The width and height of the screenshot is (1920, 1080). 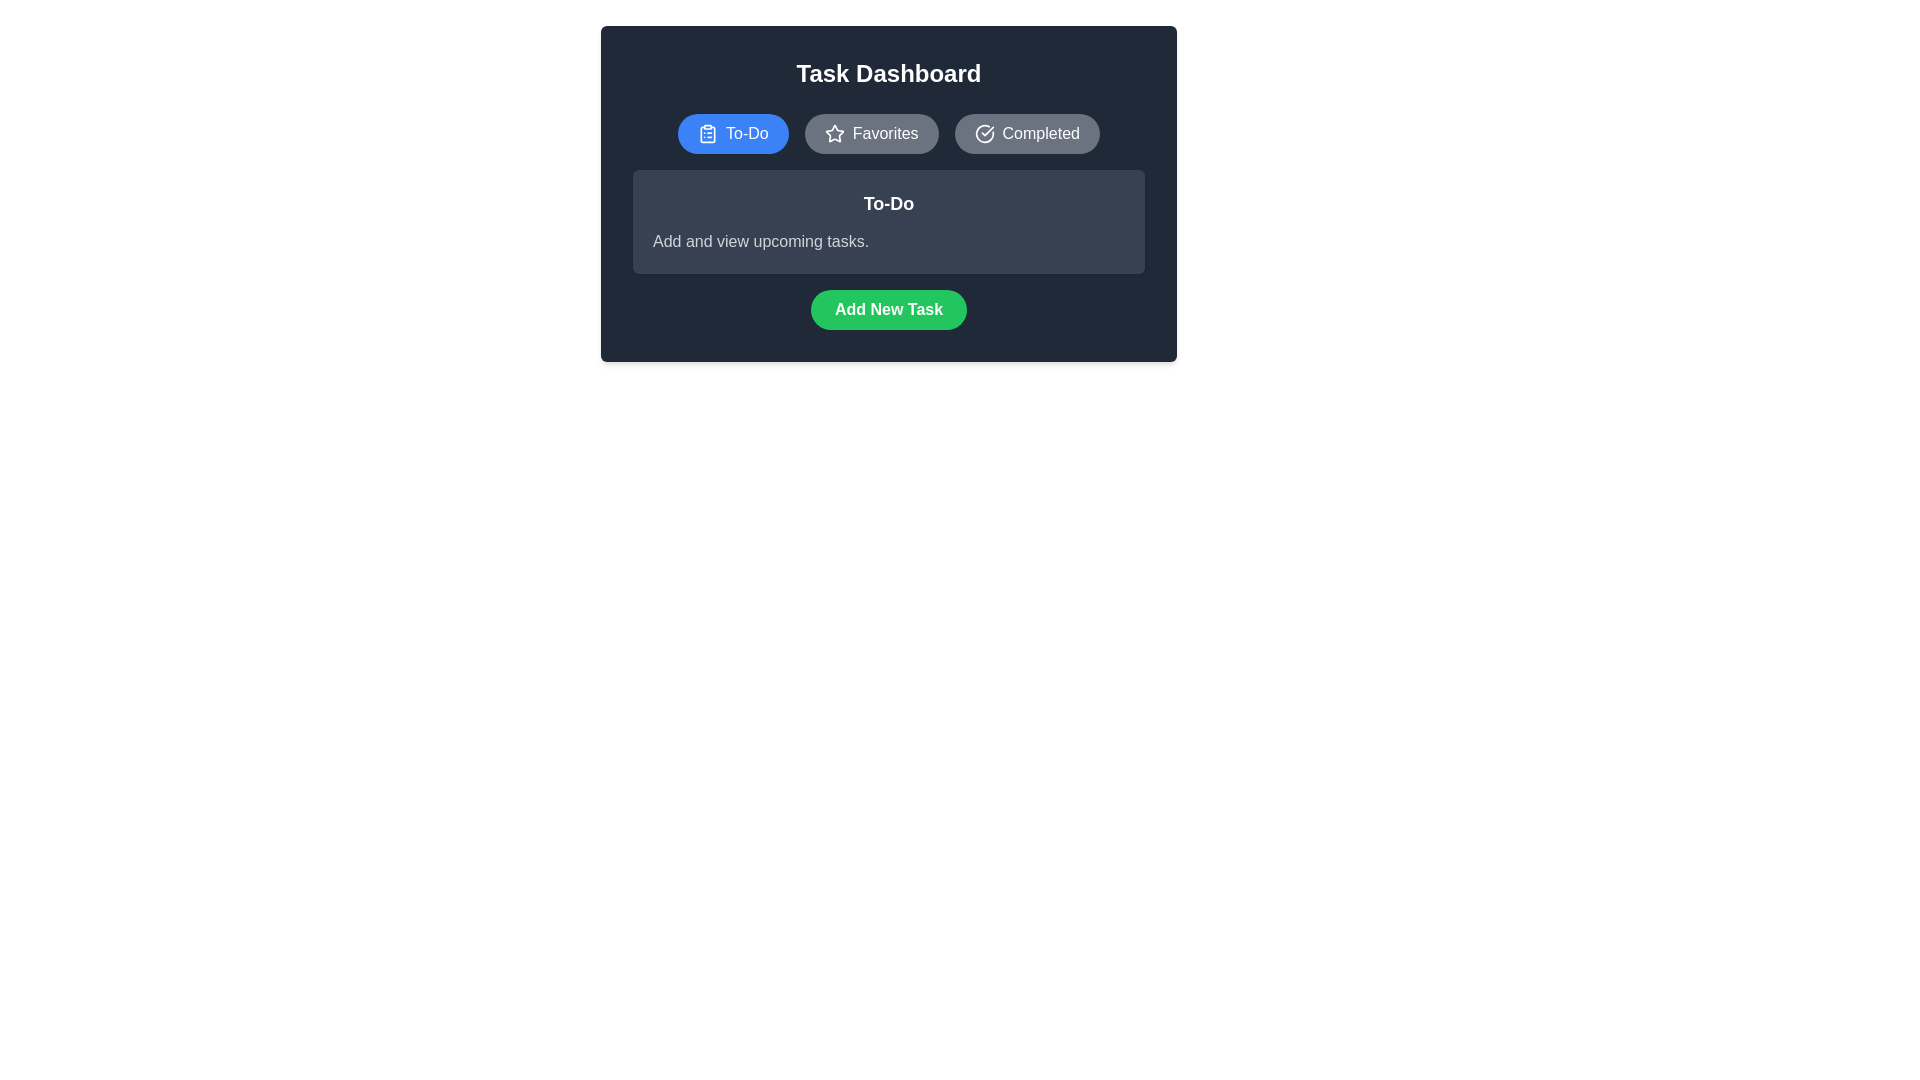 I want to click on the 'Add New Task' button, so click(x=887, y=309).